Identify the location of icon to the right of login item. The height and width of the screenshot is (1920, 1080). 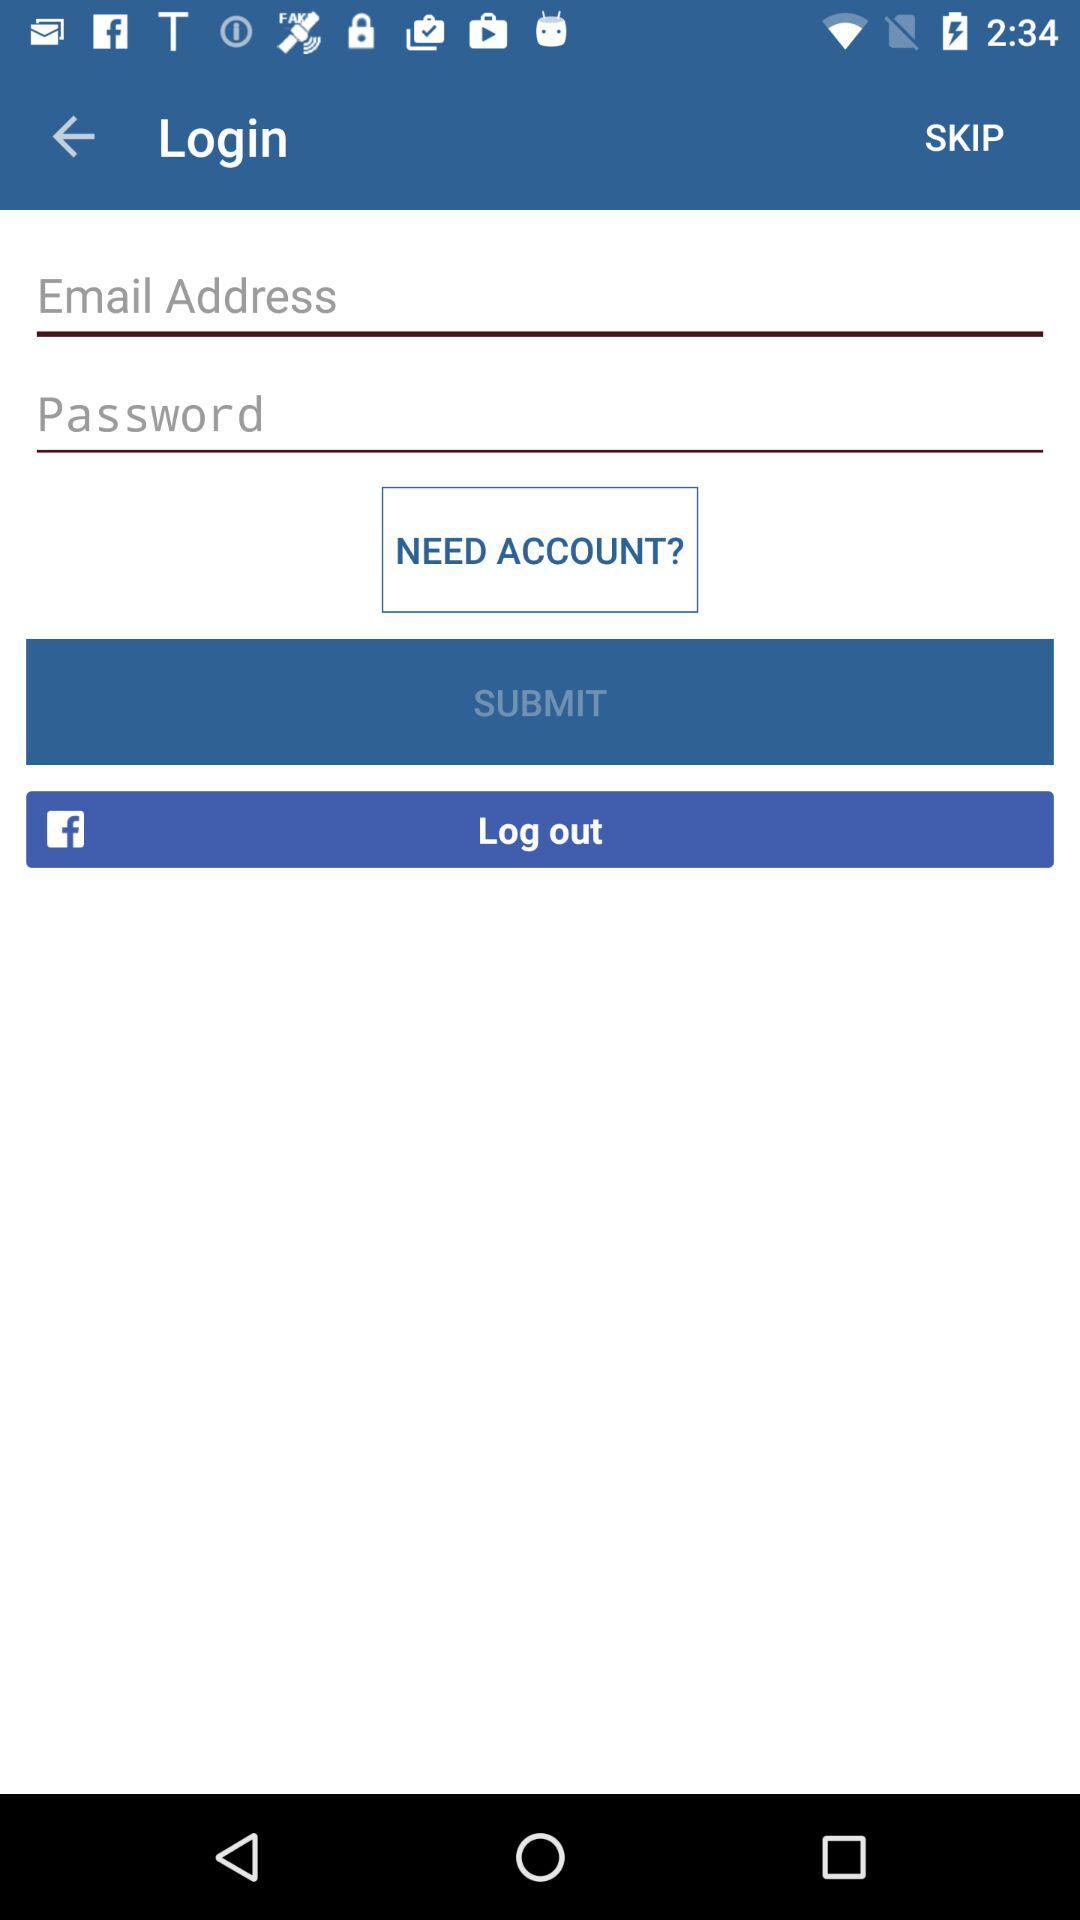
(963, 135).